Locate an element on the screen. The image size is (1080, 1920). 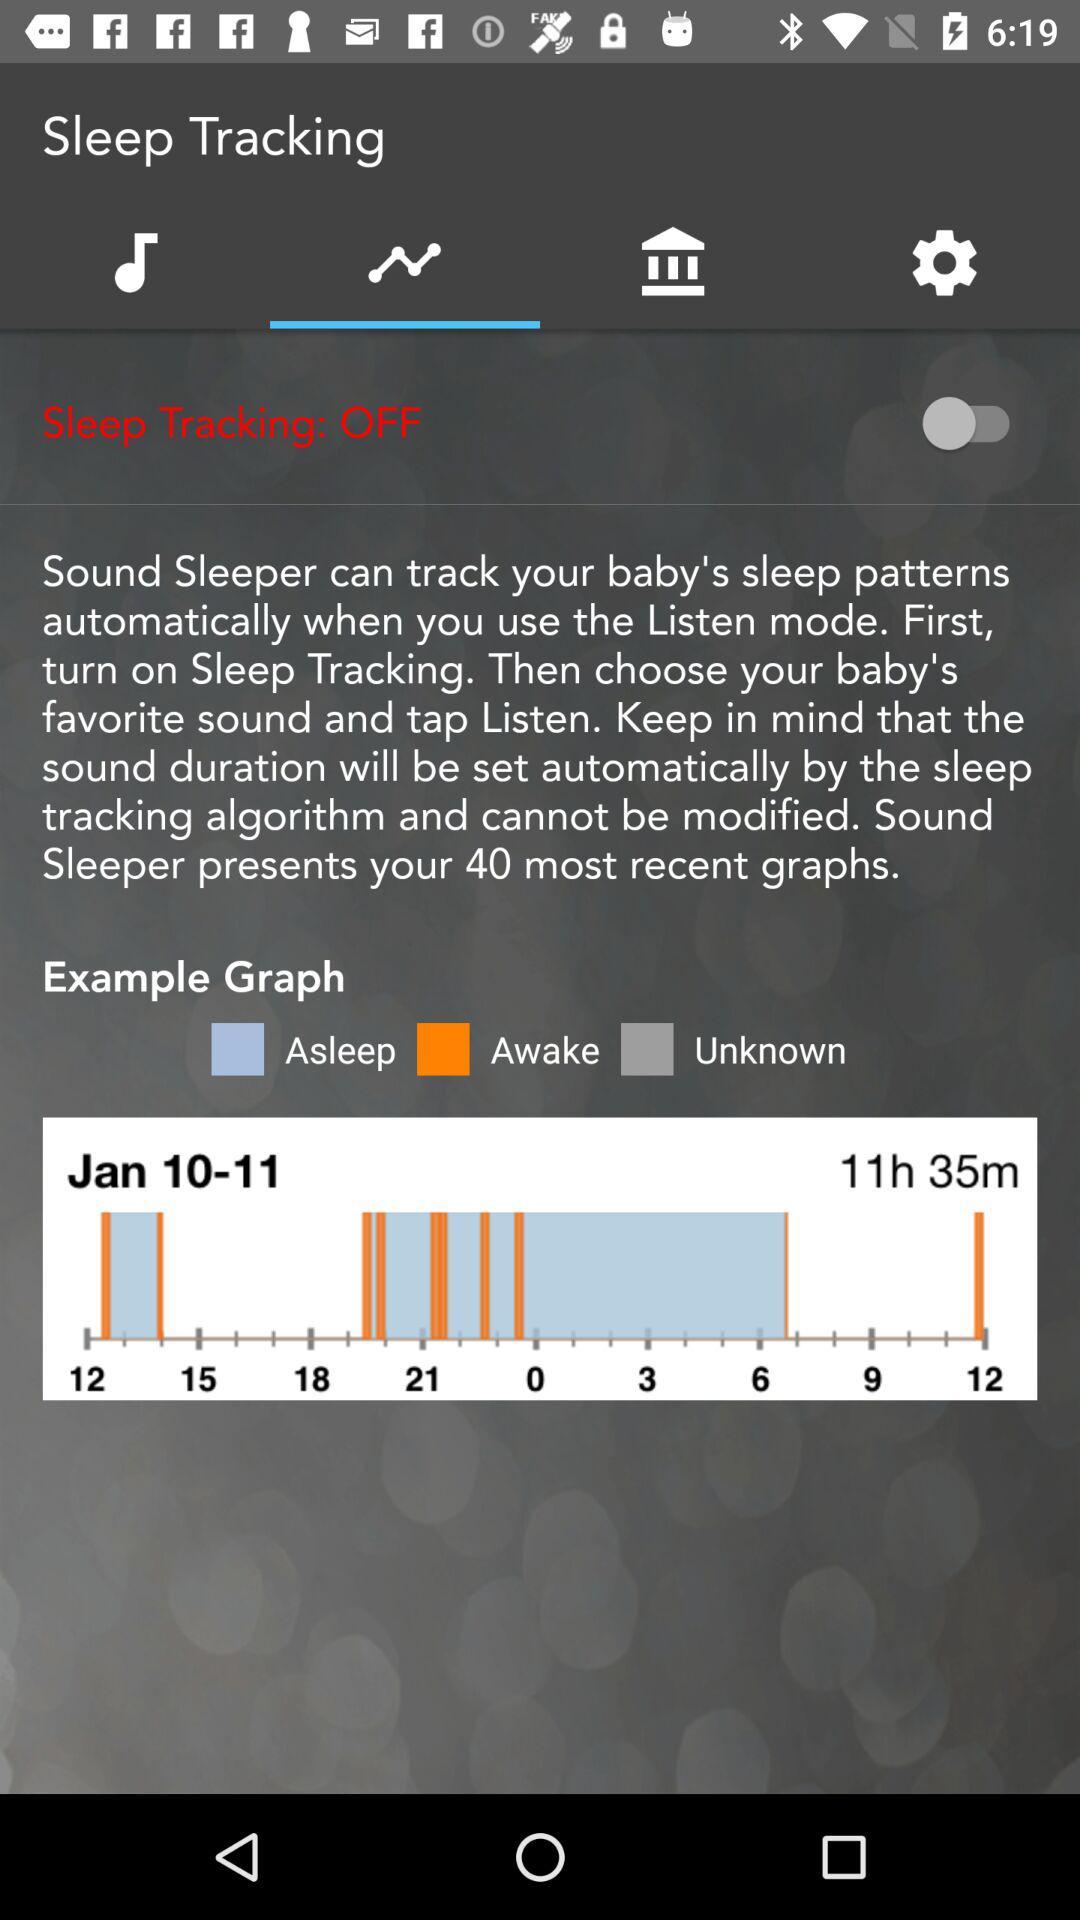
item above sound sleeper can icon is located at coordinates (974, 422).